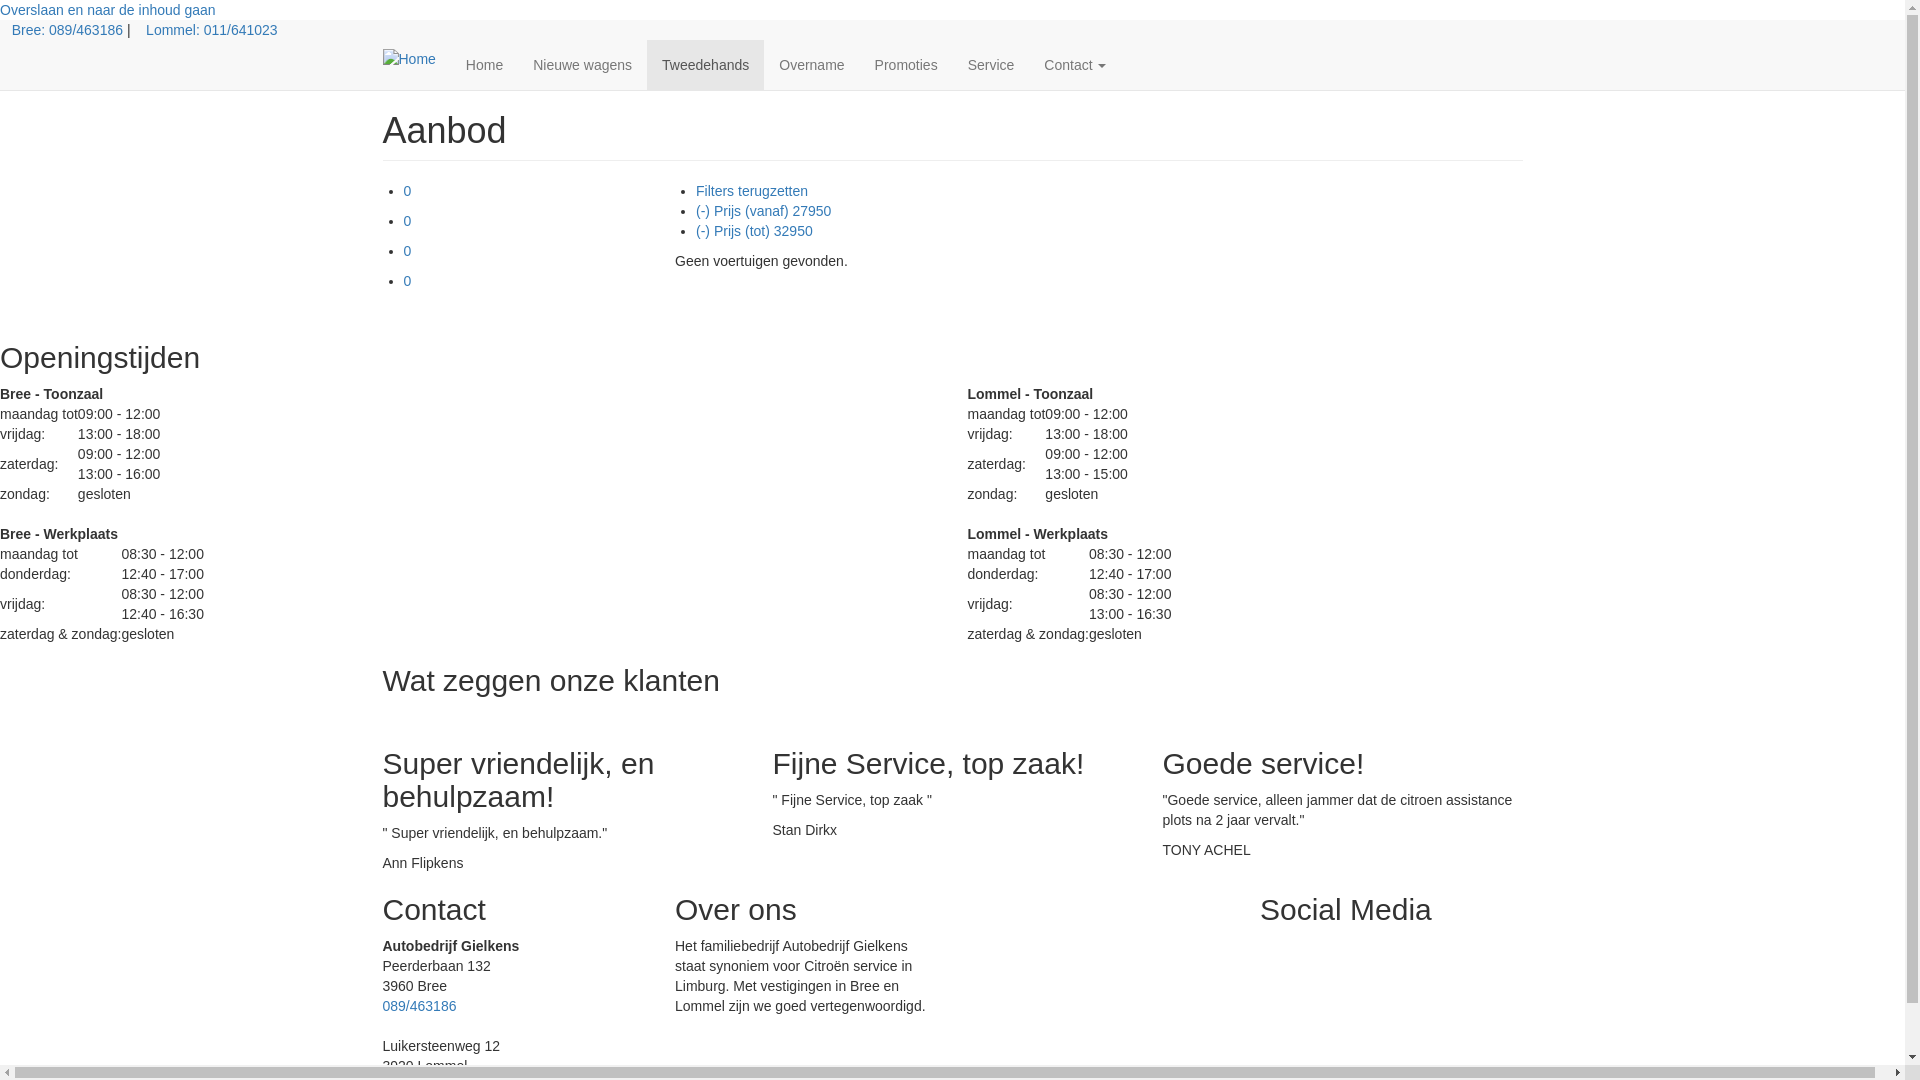 The height and width of the screenshot is (1080, 1920). What do you see at coordinates (67, 30) in the screenshot?
I see `'Bree: 089/463186'` at bounding box center [67, 30].